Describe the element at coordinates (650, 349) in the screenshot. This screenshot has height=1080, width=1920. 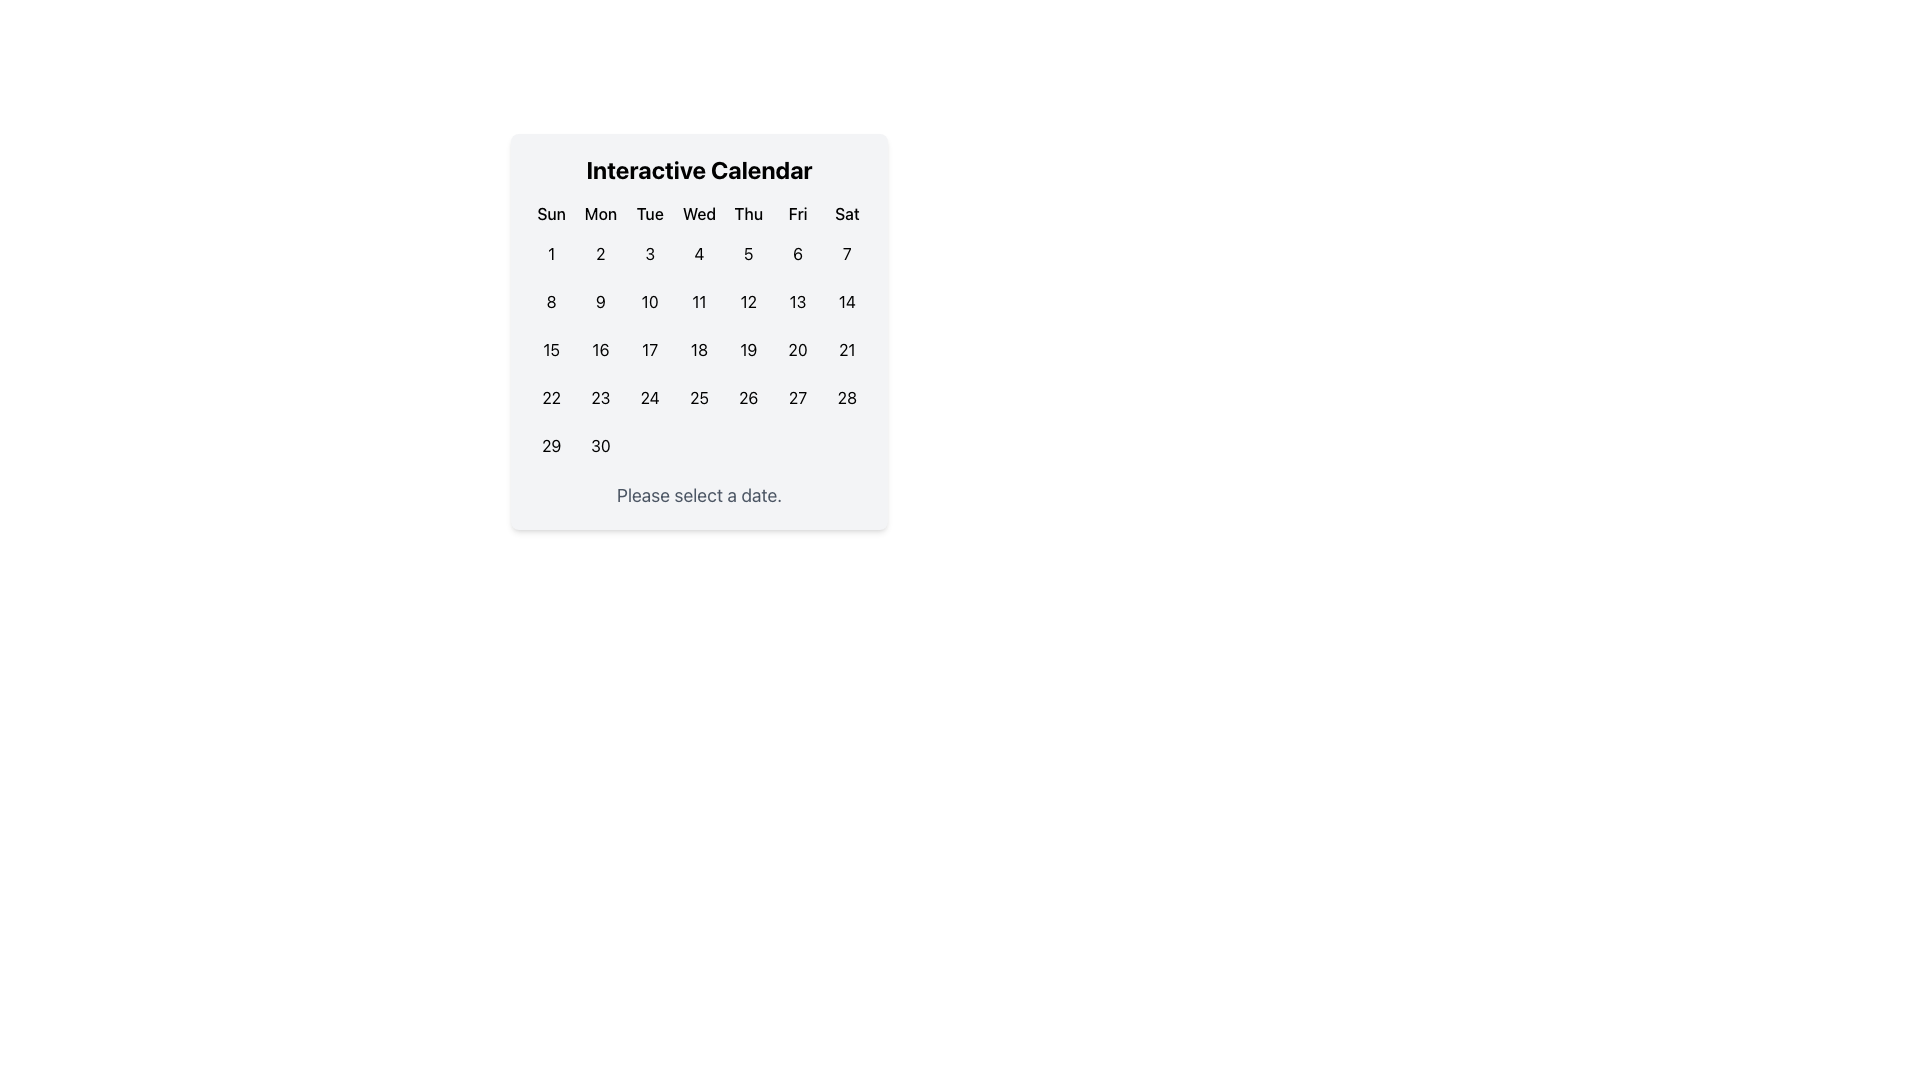
I see `the calendar cell displaying '17', located in the third row and third column of the calendar grid` at that location.